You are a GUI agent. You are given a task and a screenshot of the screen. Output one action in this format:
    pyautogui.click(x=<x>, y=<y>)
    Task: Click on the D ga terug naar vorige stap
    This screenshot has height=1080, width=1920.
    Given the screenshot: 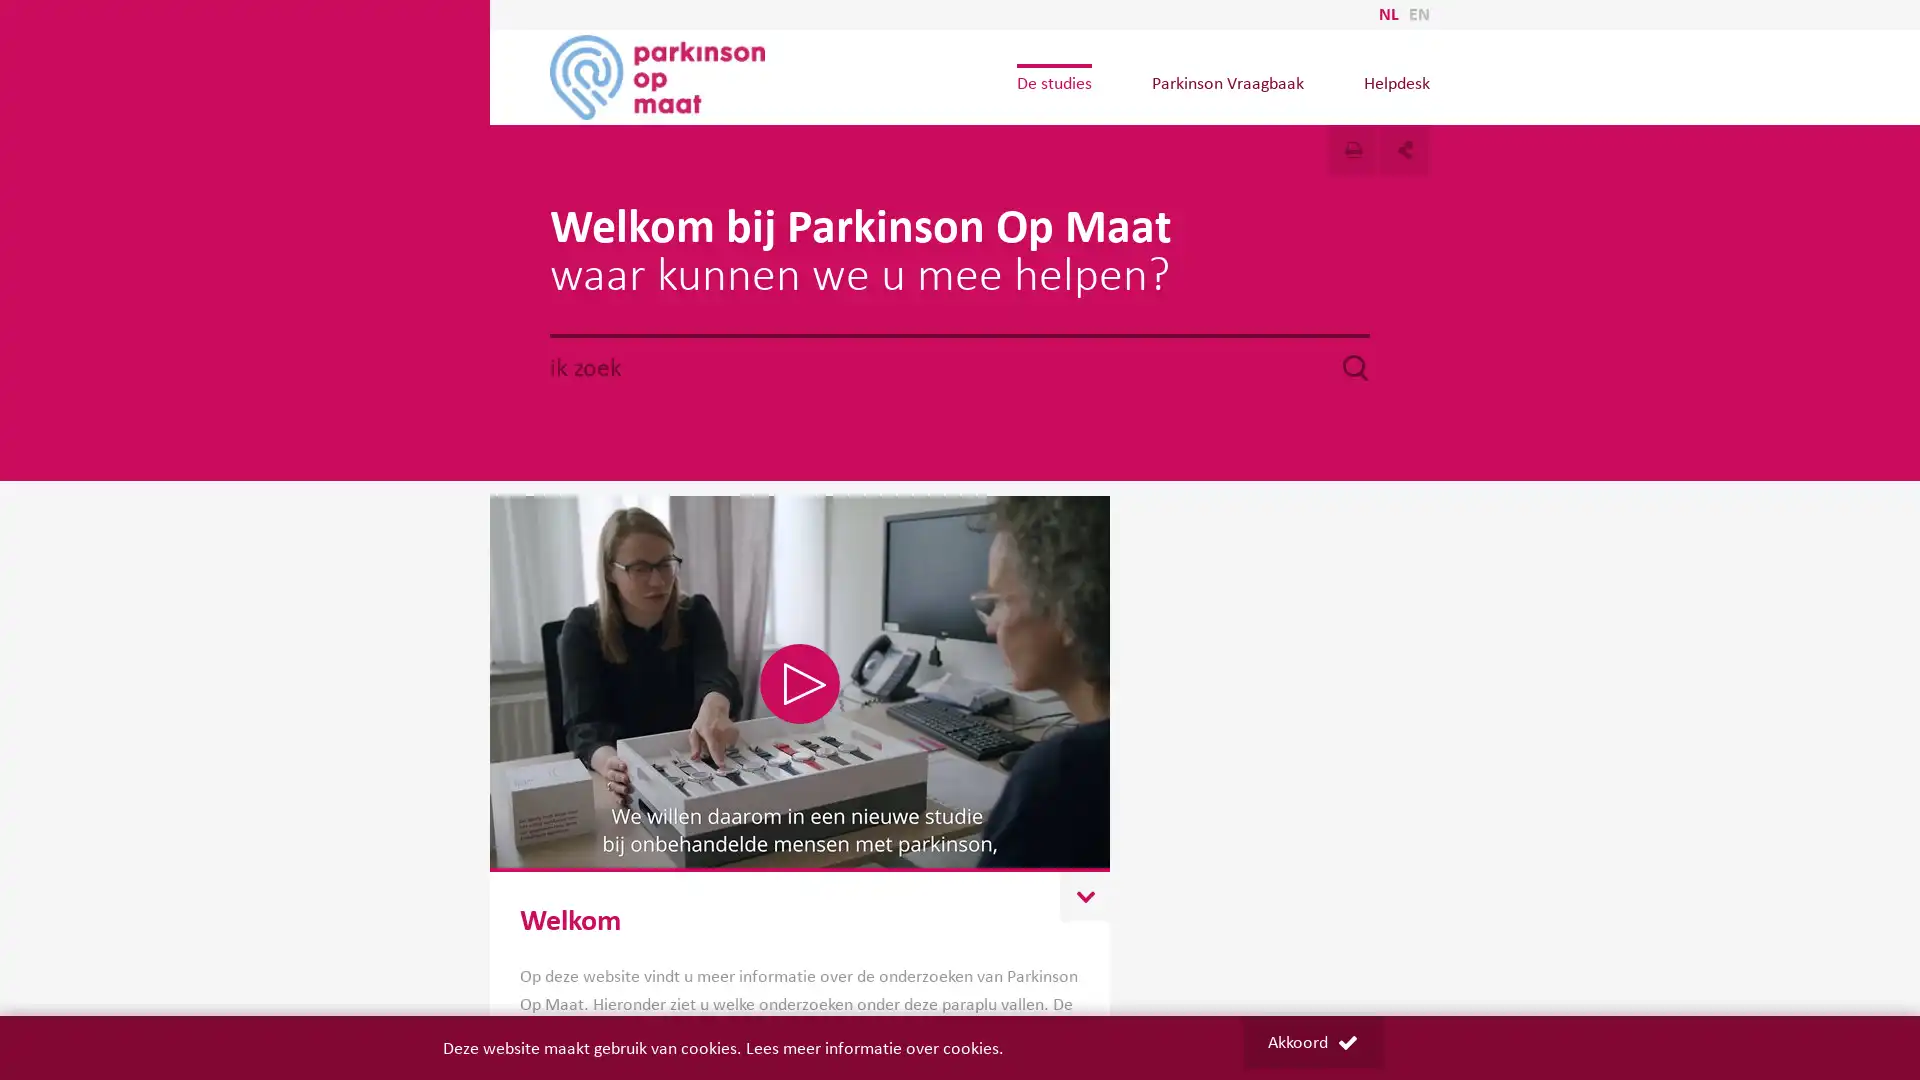 What is the action you would take?
    pyautogui.click(x=1300, y=130)
    